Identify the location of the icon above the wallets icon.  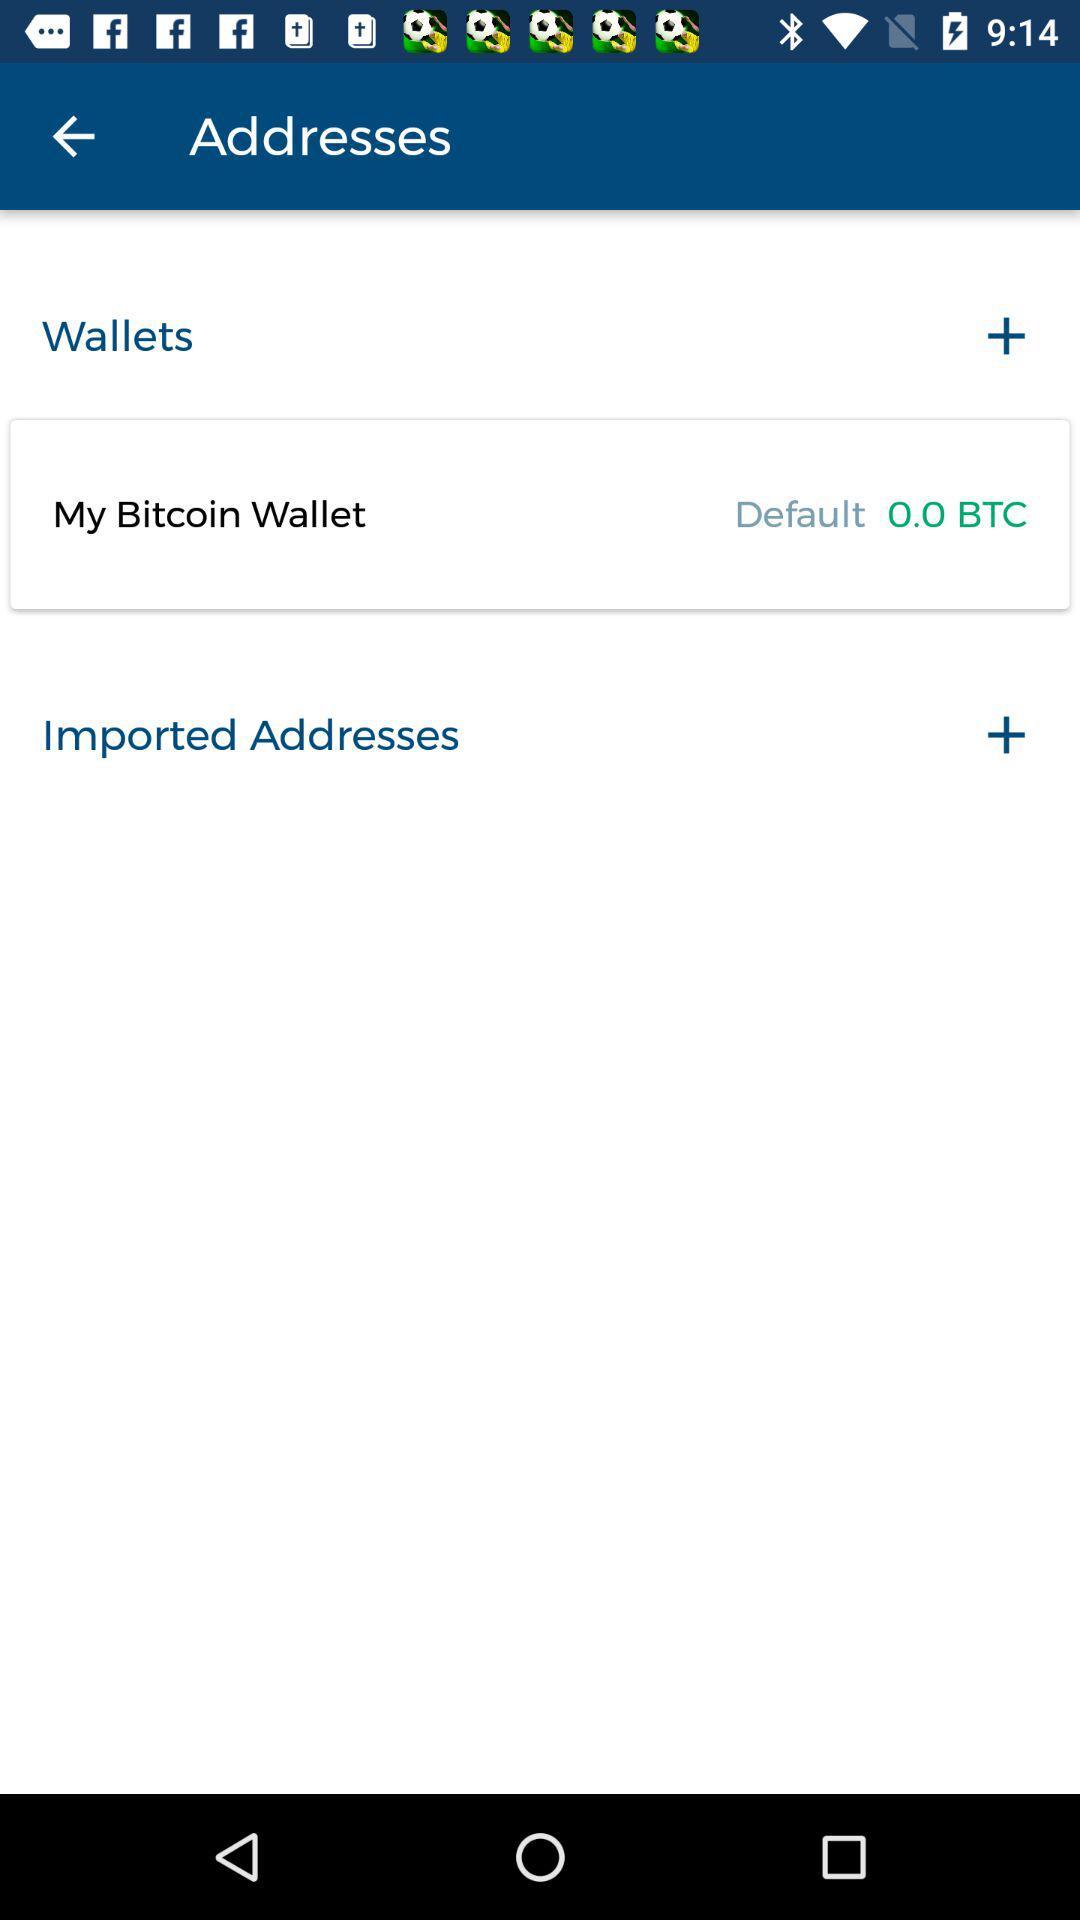
(72, 135).